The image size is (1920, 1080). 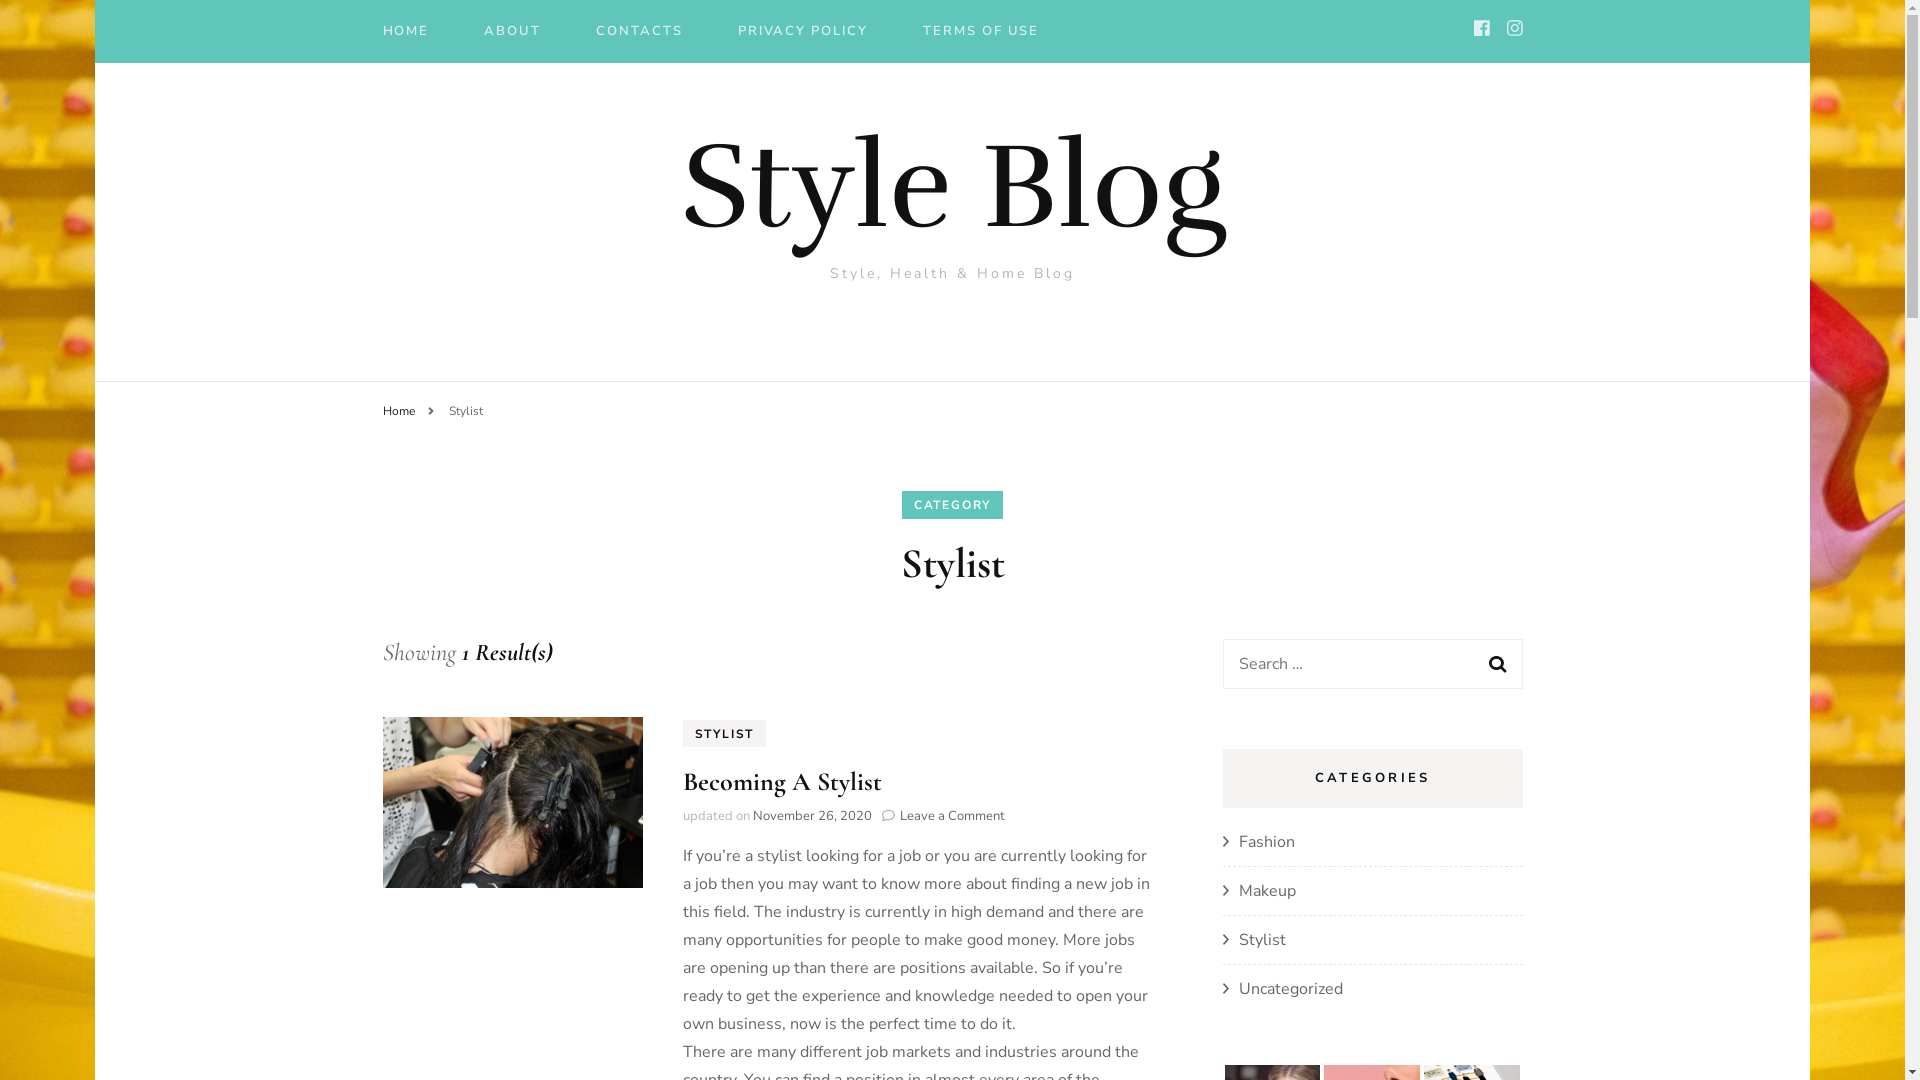 I want to click on 'Makeup', so click(x=1265, y=890).